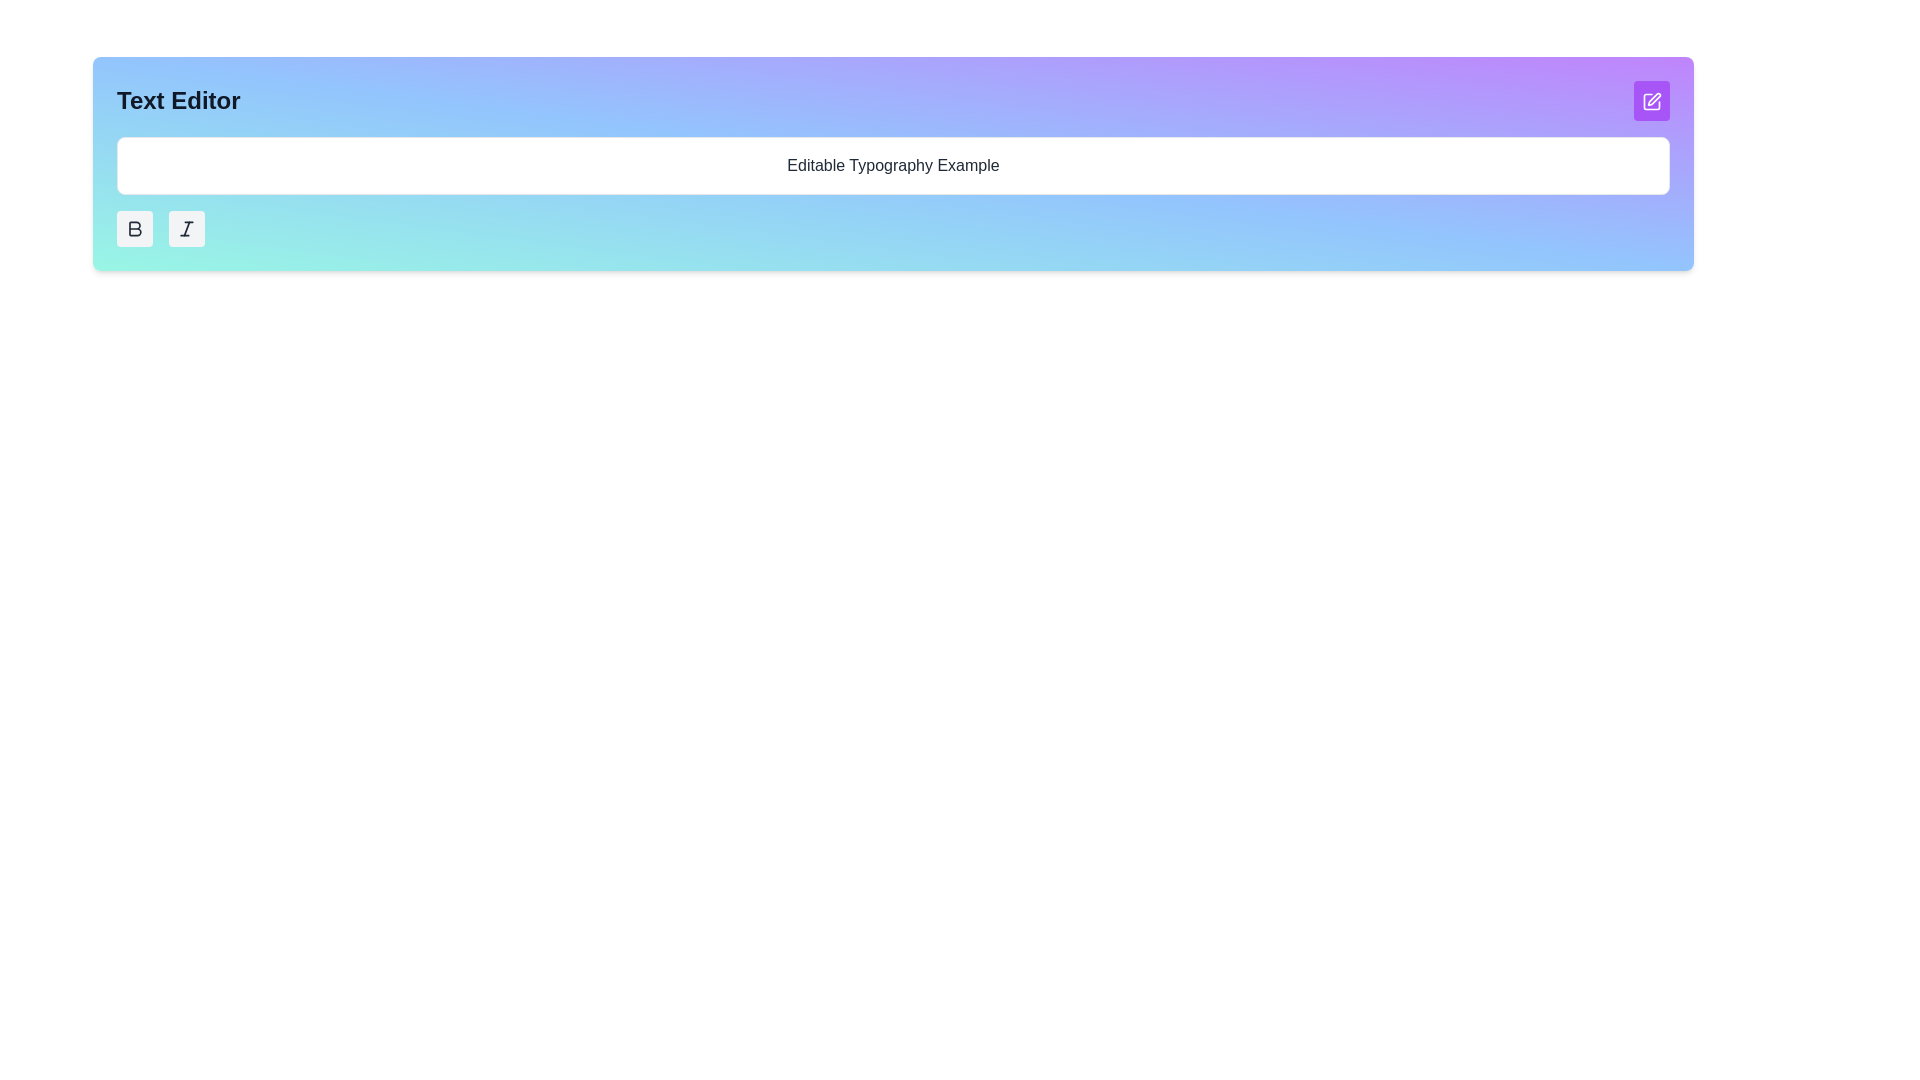  What do you see at coordinates (133, 227) in the screenshot?
I see `the first button on the left in the row of formatting buttons` at bounding box center [133, 227].